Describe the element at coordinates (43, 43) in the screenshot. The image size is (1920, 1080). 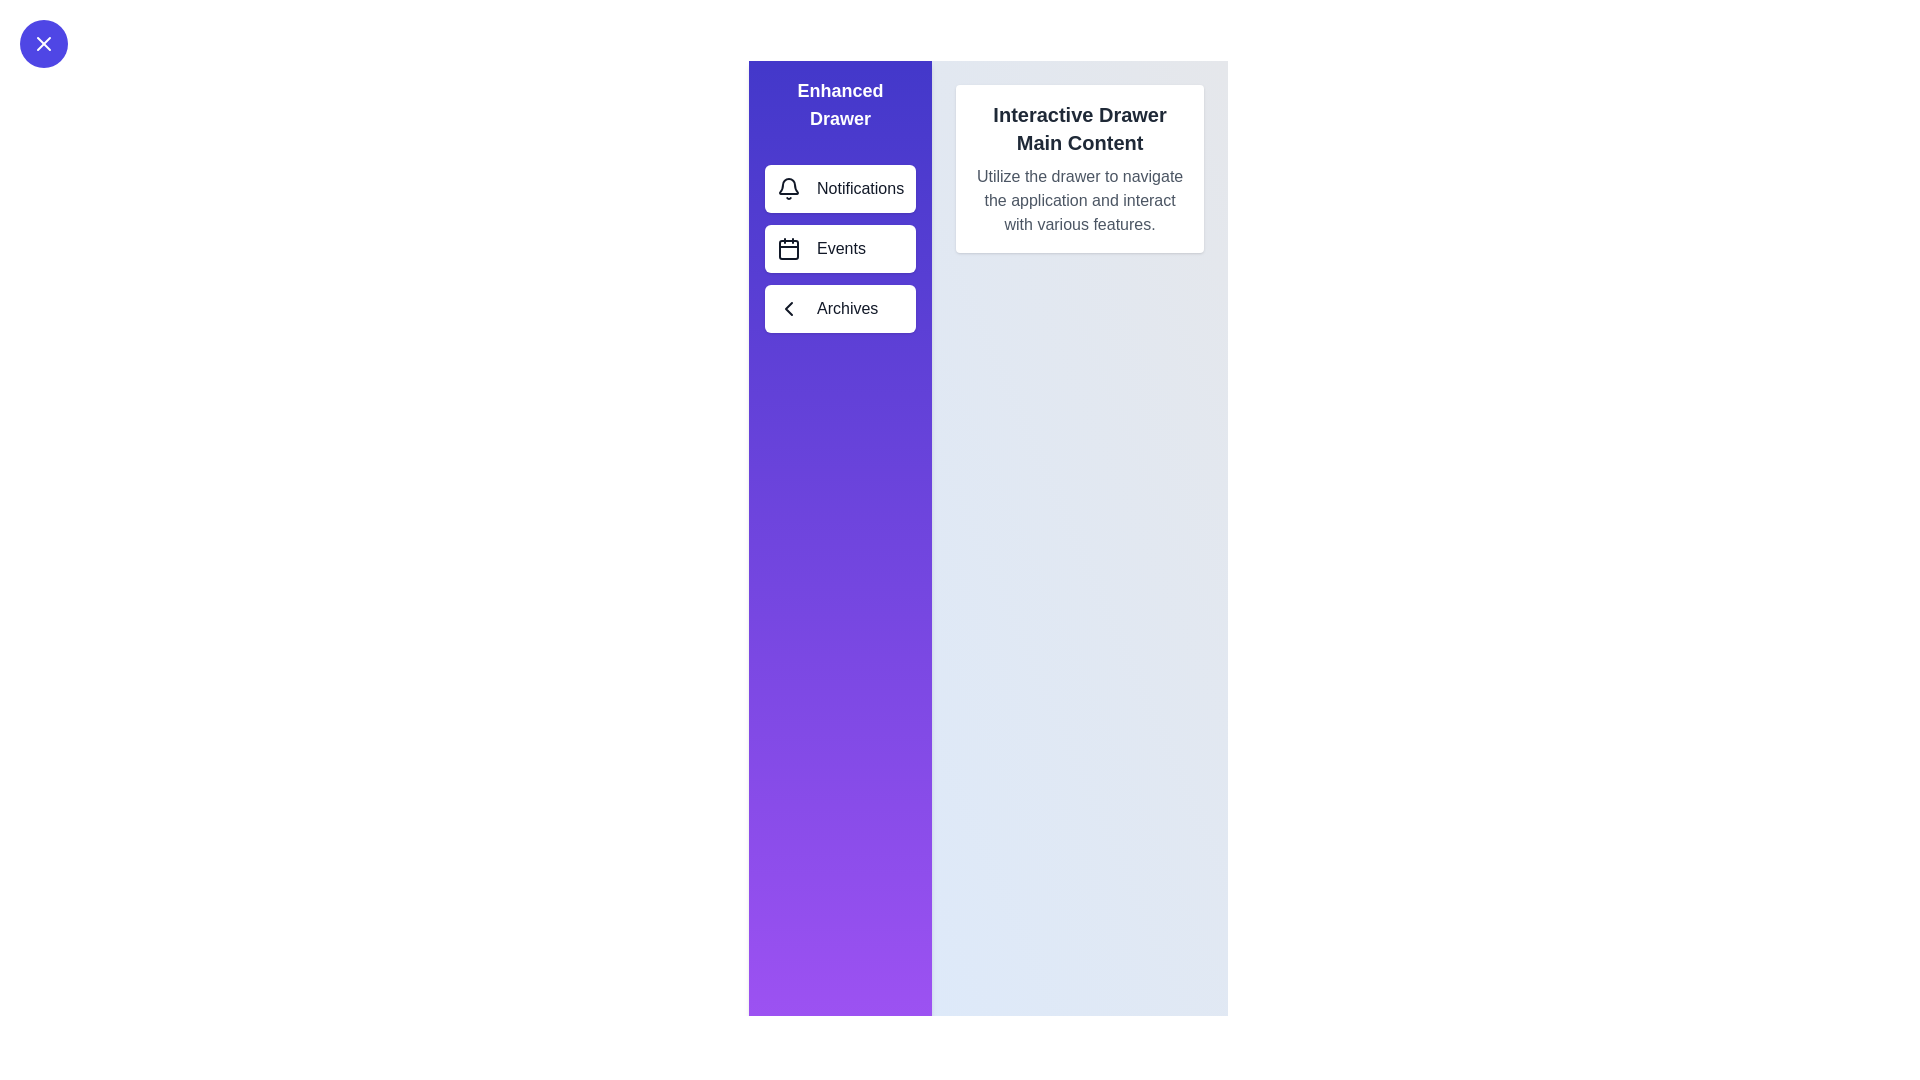
I see `toggle button at the top-left corner of the screen to toggle the drawer` at that location.